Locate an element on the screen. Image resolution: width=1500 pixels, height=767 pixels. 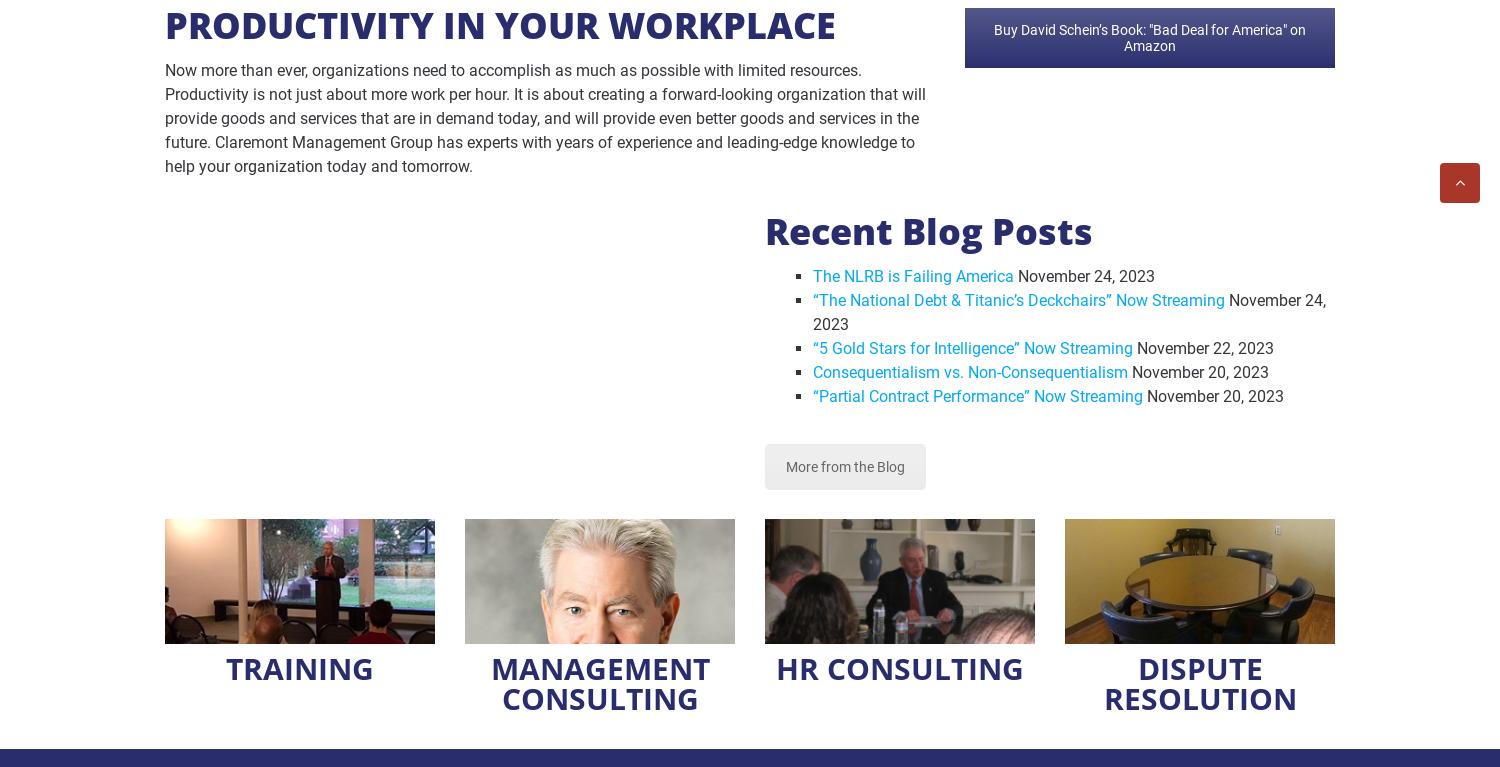
'Buy David Schein’s Book: "Bad Deal for America" on Amazon' is located at coordinates (1150, 37).